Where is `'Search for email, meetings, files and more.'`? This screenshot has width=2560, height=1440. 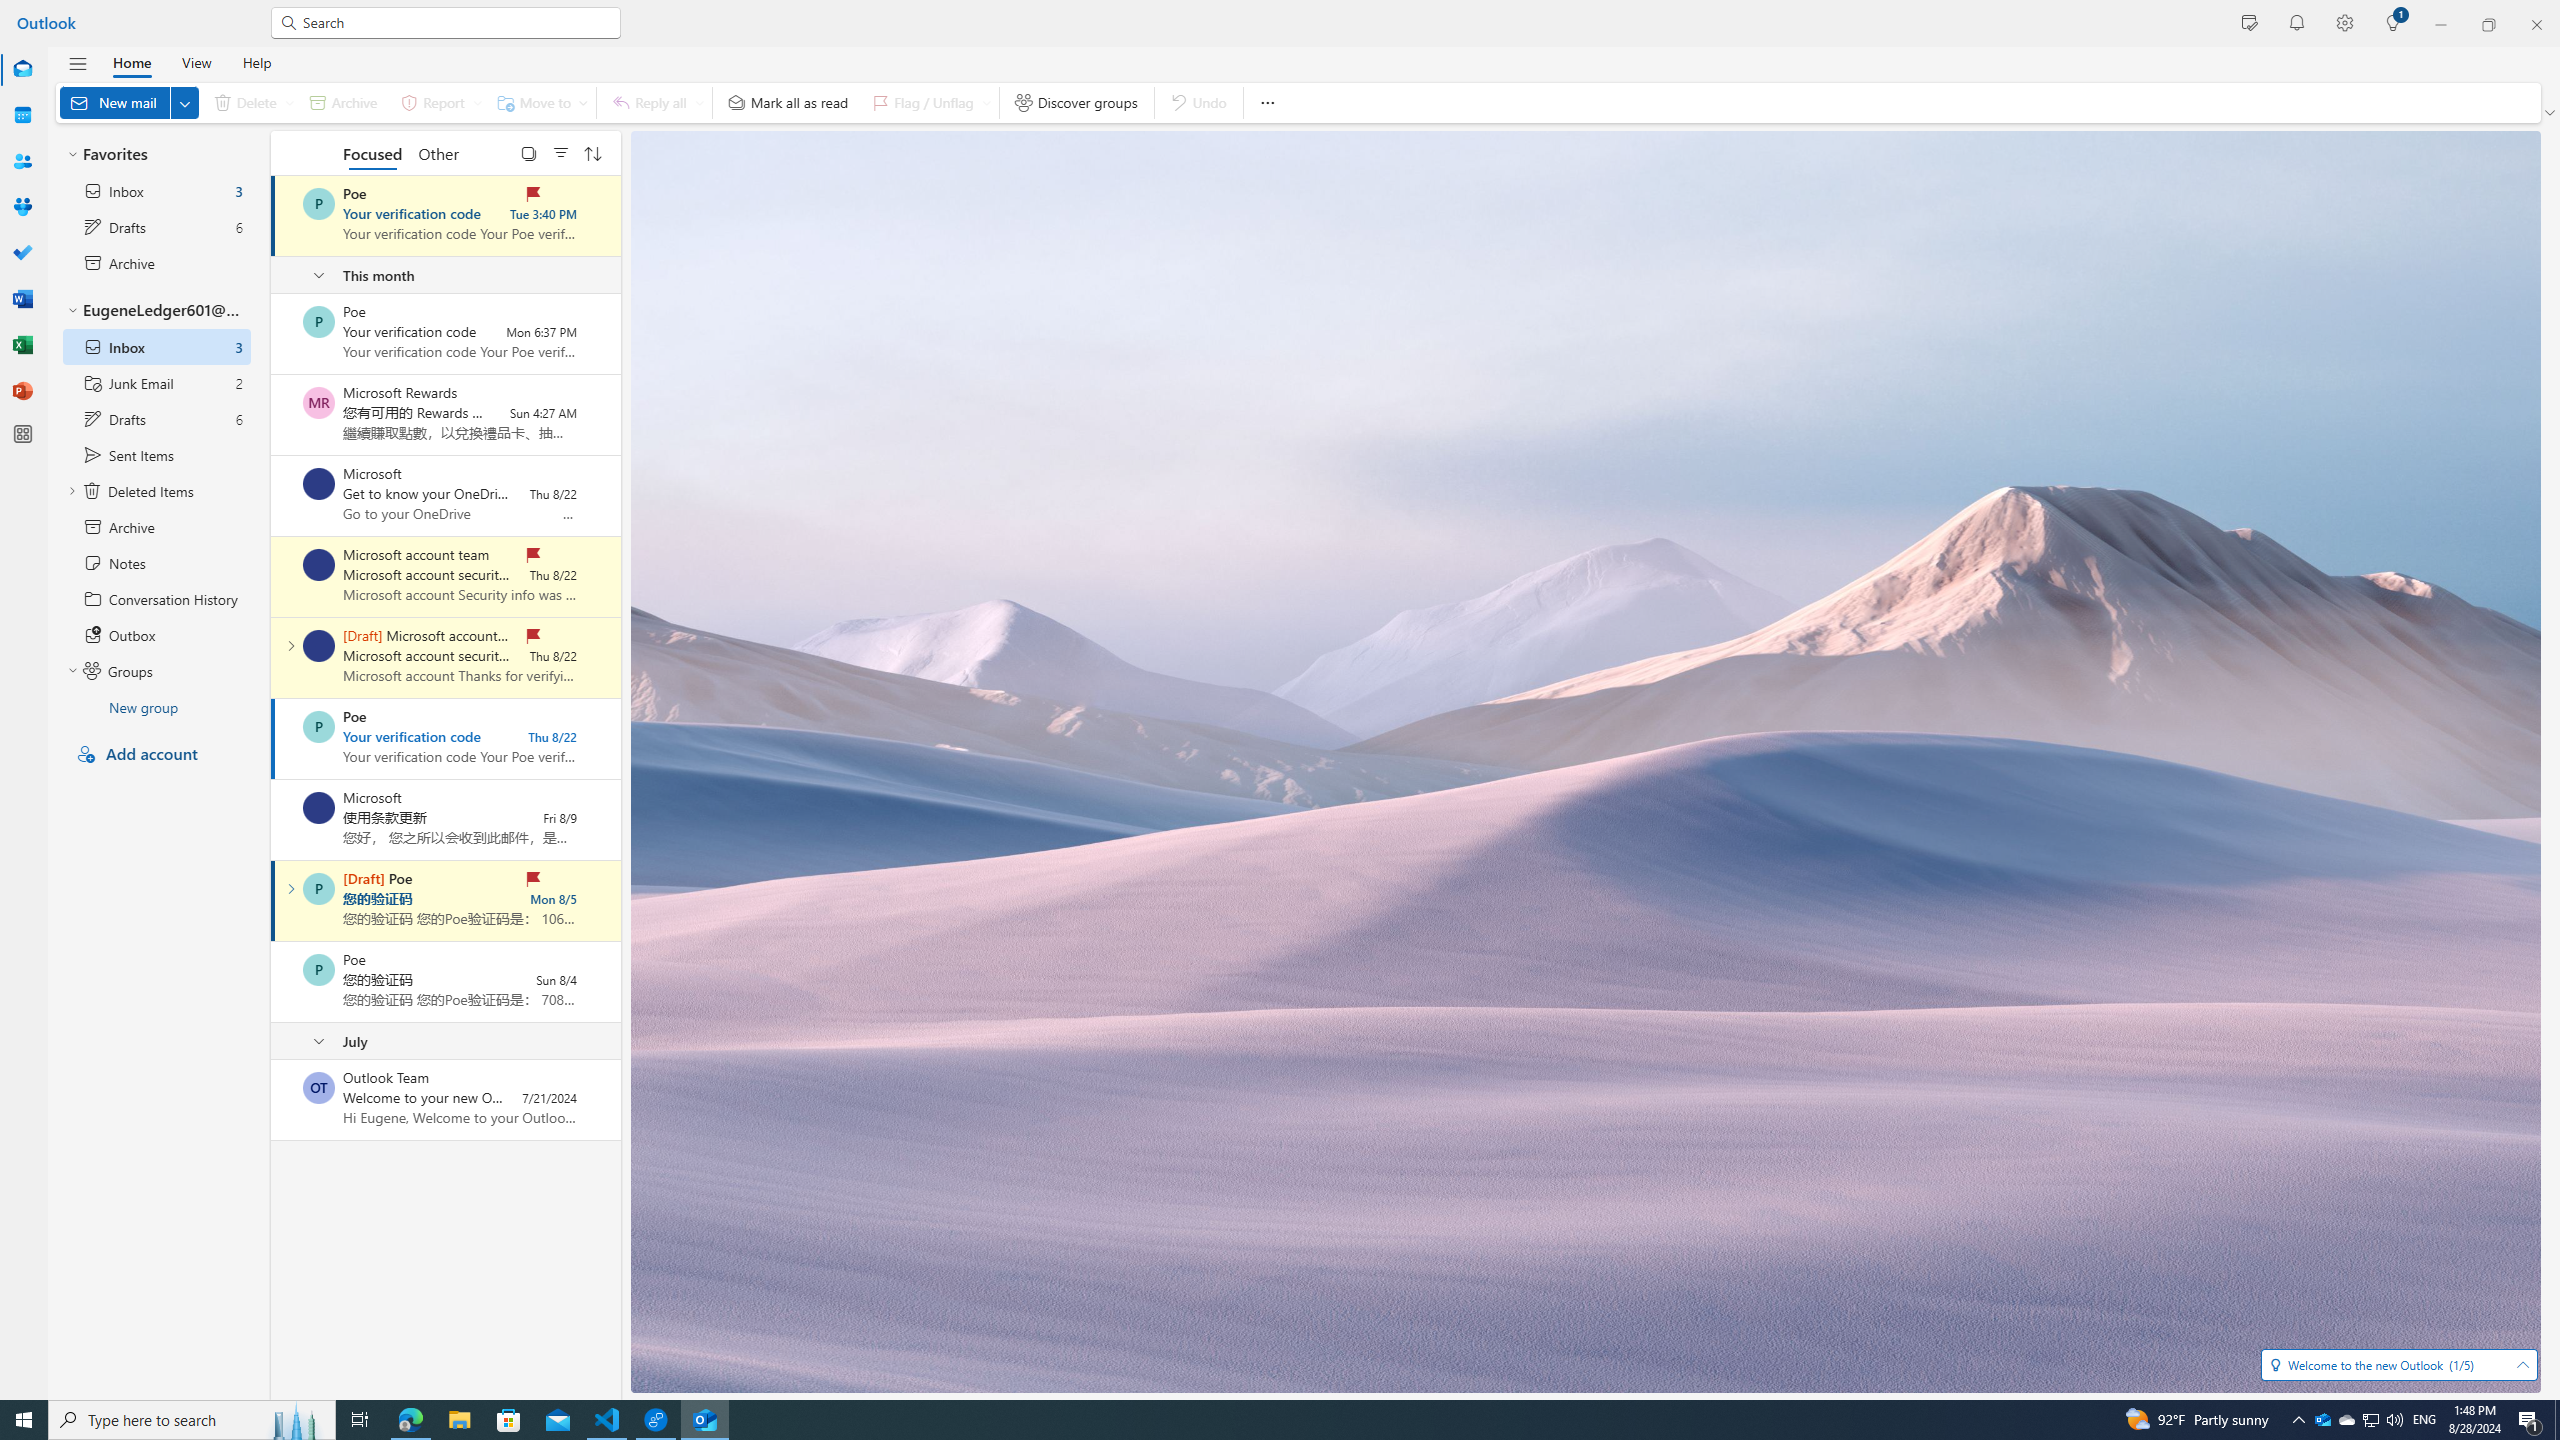 'Search for email, meetings, files and more.' is located at coordinates (454, 22).